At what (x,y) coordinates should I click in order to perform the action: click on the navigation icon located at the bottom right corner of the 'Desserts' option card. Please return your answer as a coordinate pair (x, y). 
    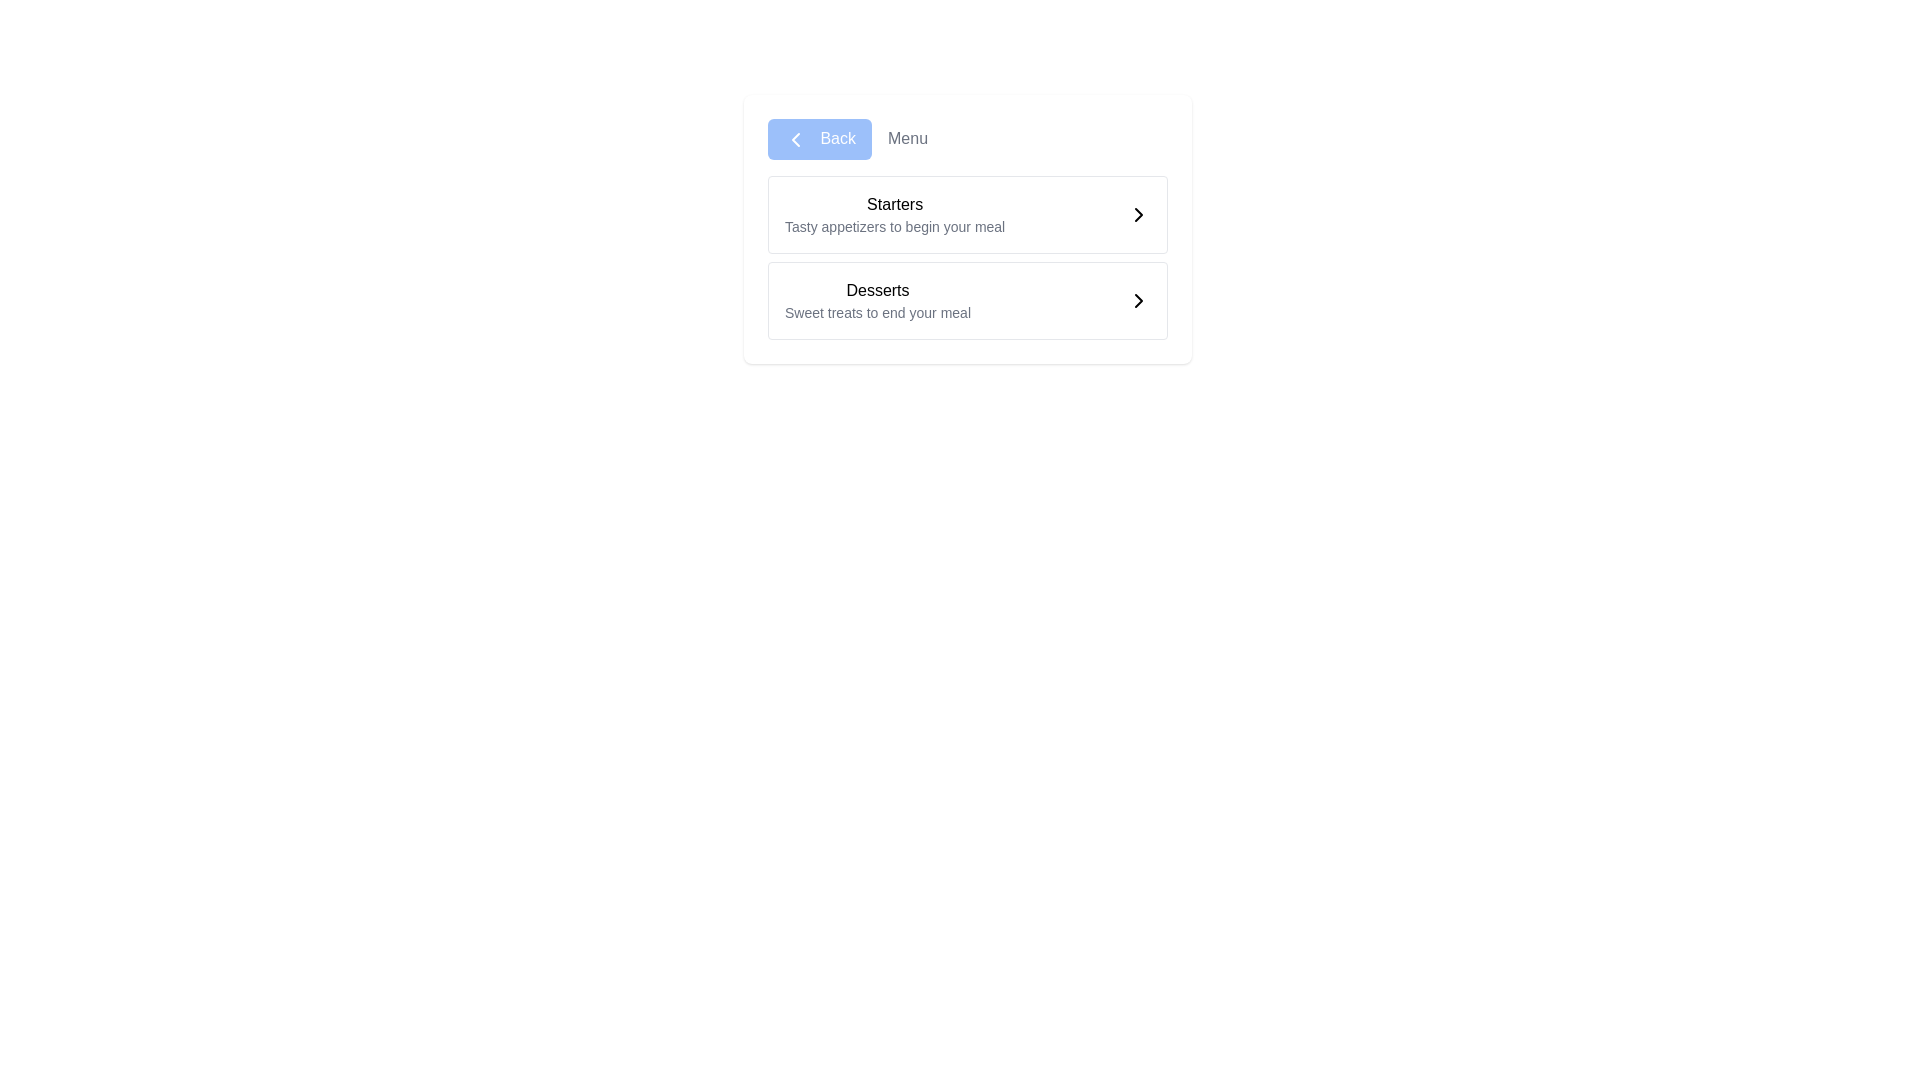
    Looking at the image, I should click on (1138, 300).